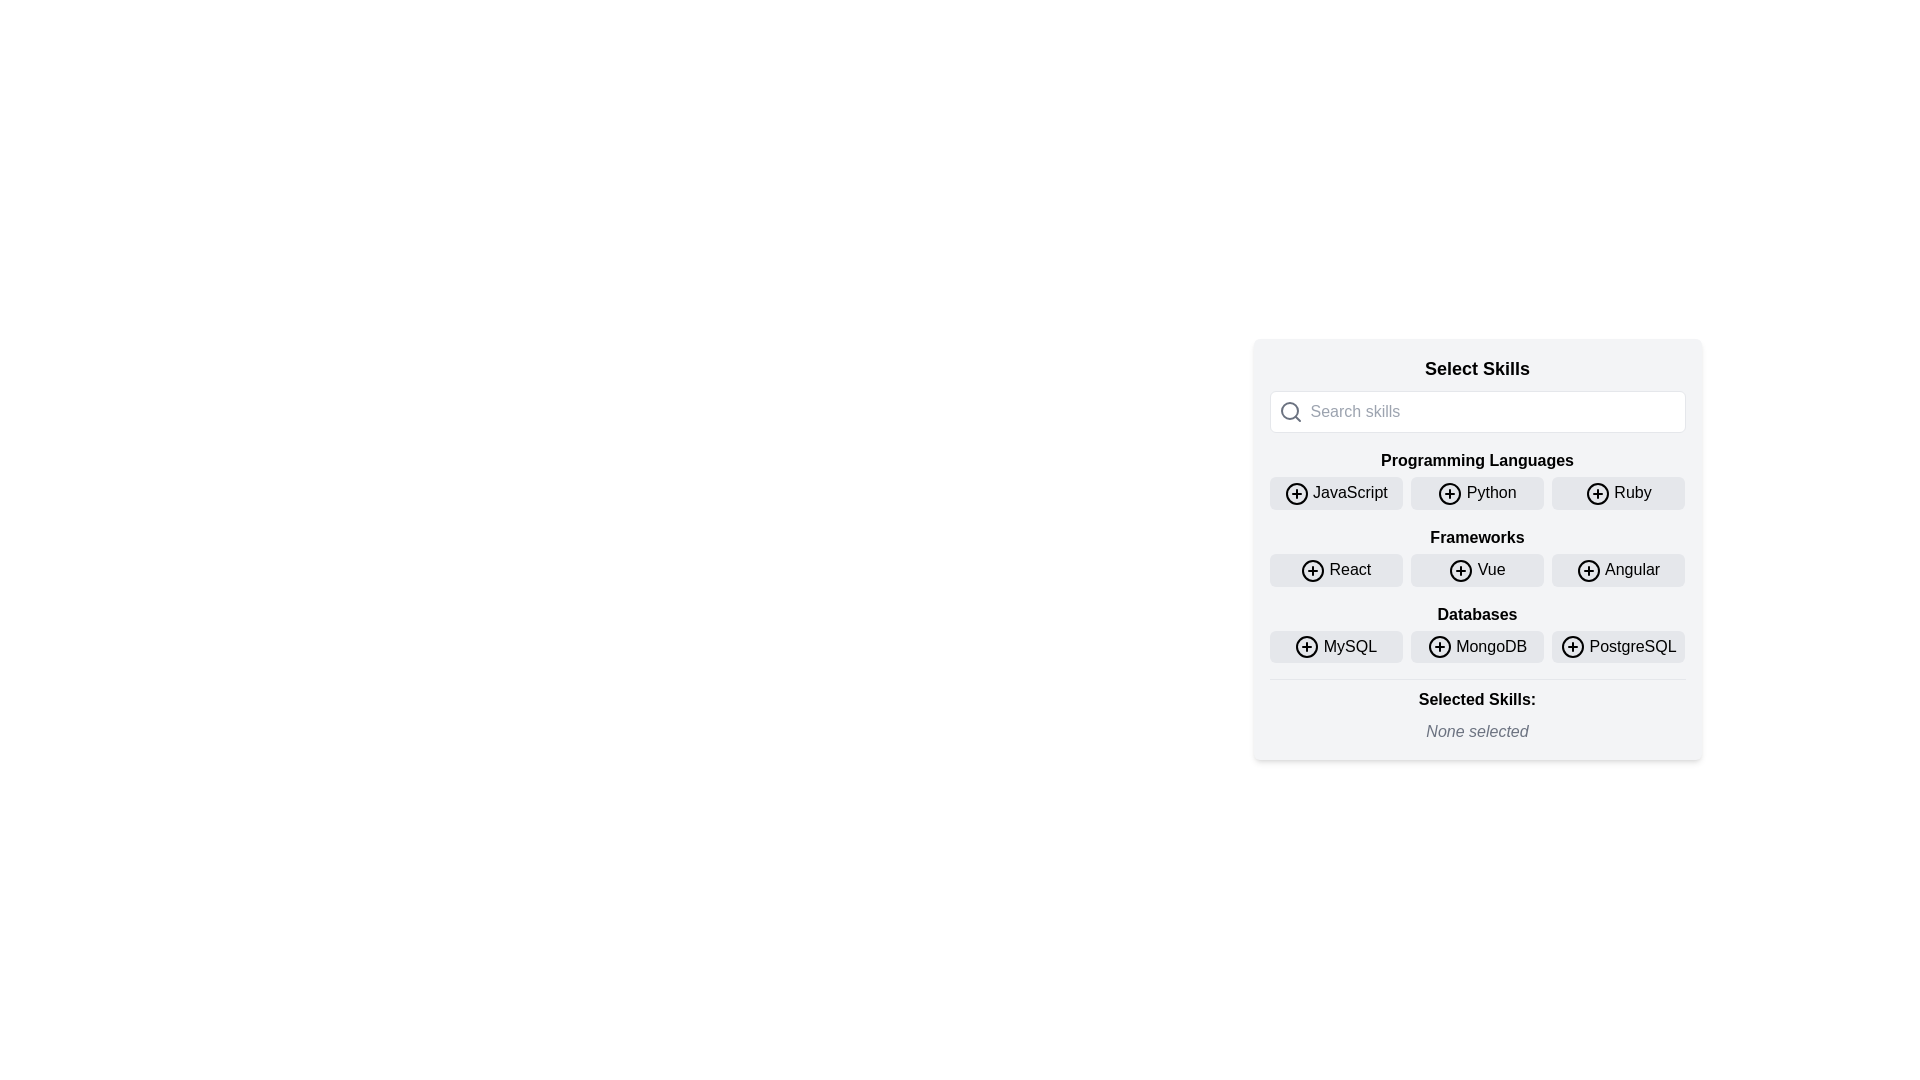 The image size is (1920, 1080). I want to click on the circular icon button with a plus sign located on the left side of the 'React' button in the 'Select Skills' section, so click(1313, 570).